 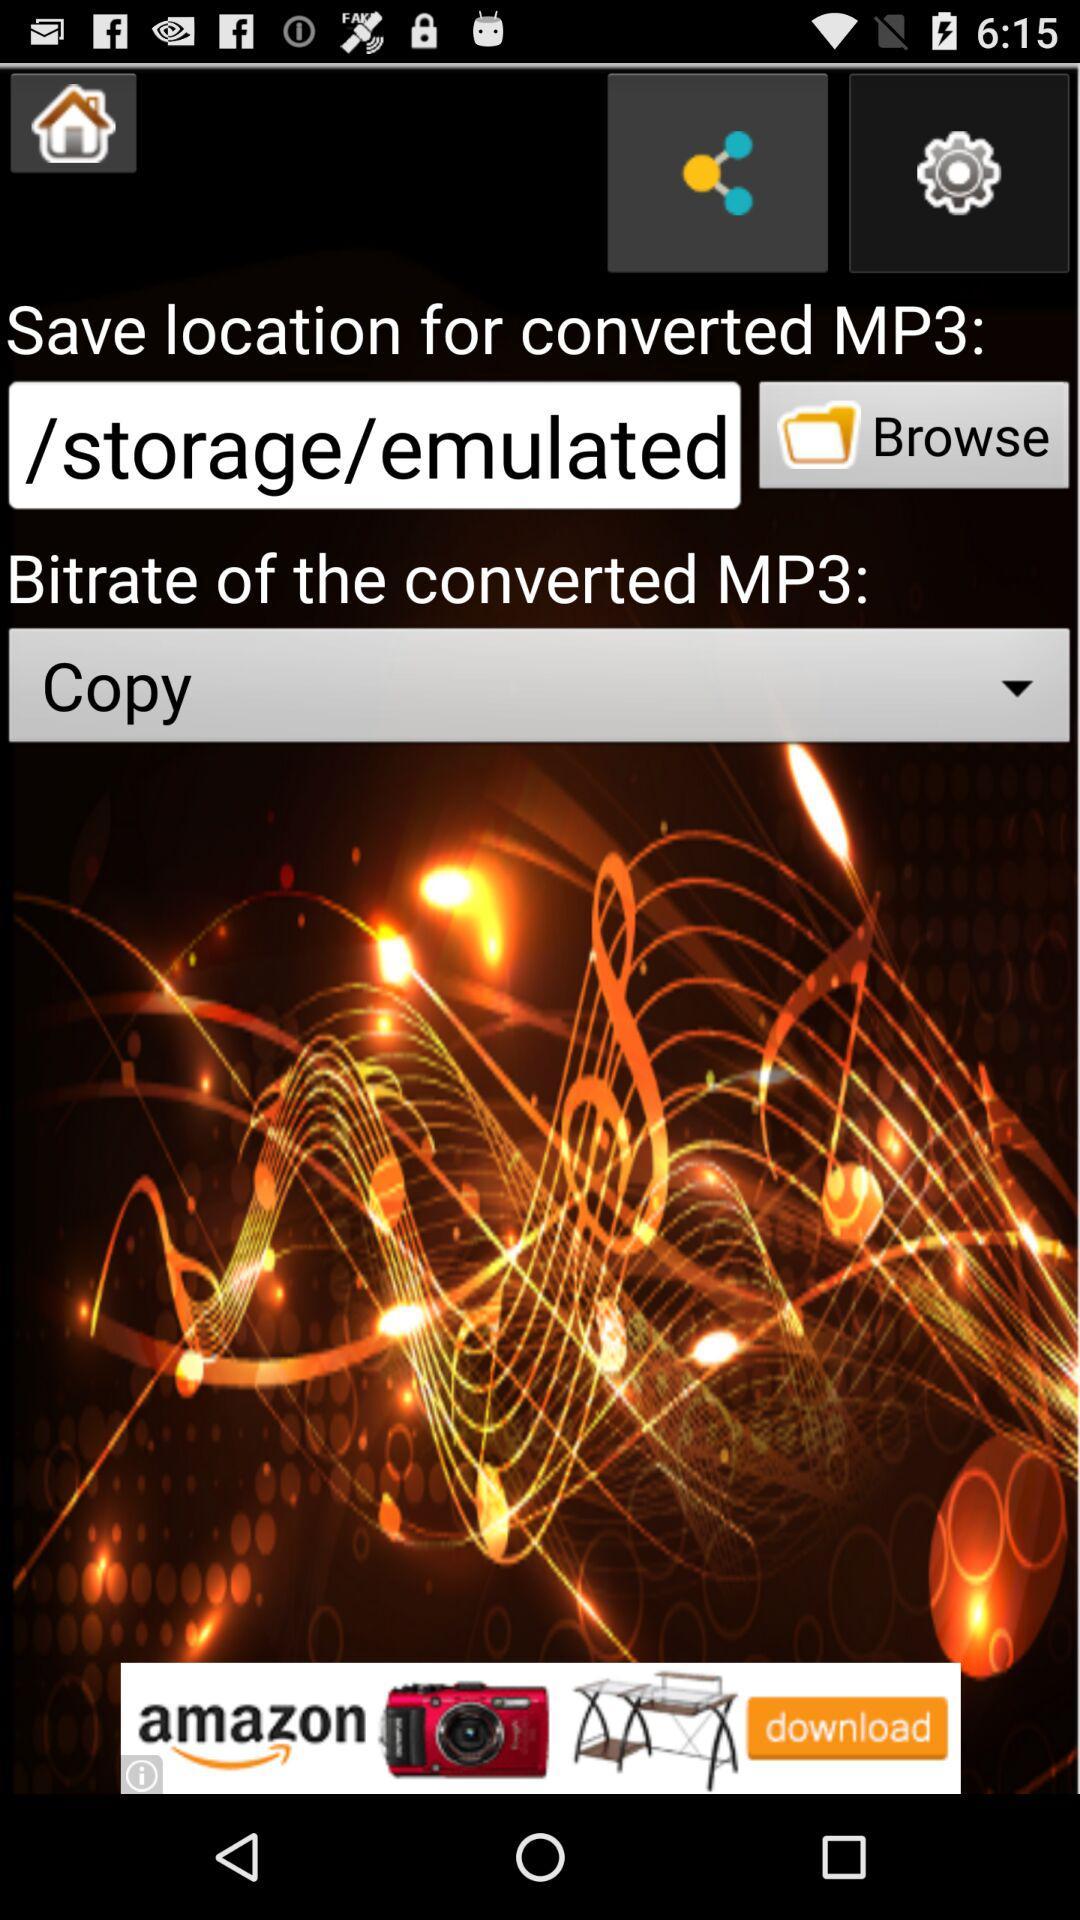 What do you see at coordinates (716, 173) in the screenshot?
I see `for share` at bounding box center [716, 173].